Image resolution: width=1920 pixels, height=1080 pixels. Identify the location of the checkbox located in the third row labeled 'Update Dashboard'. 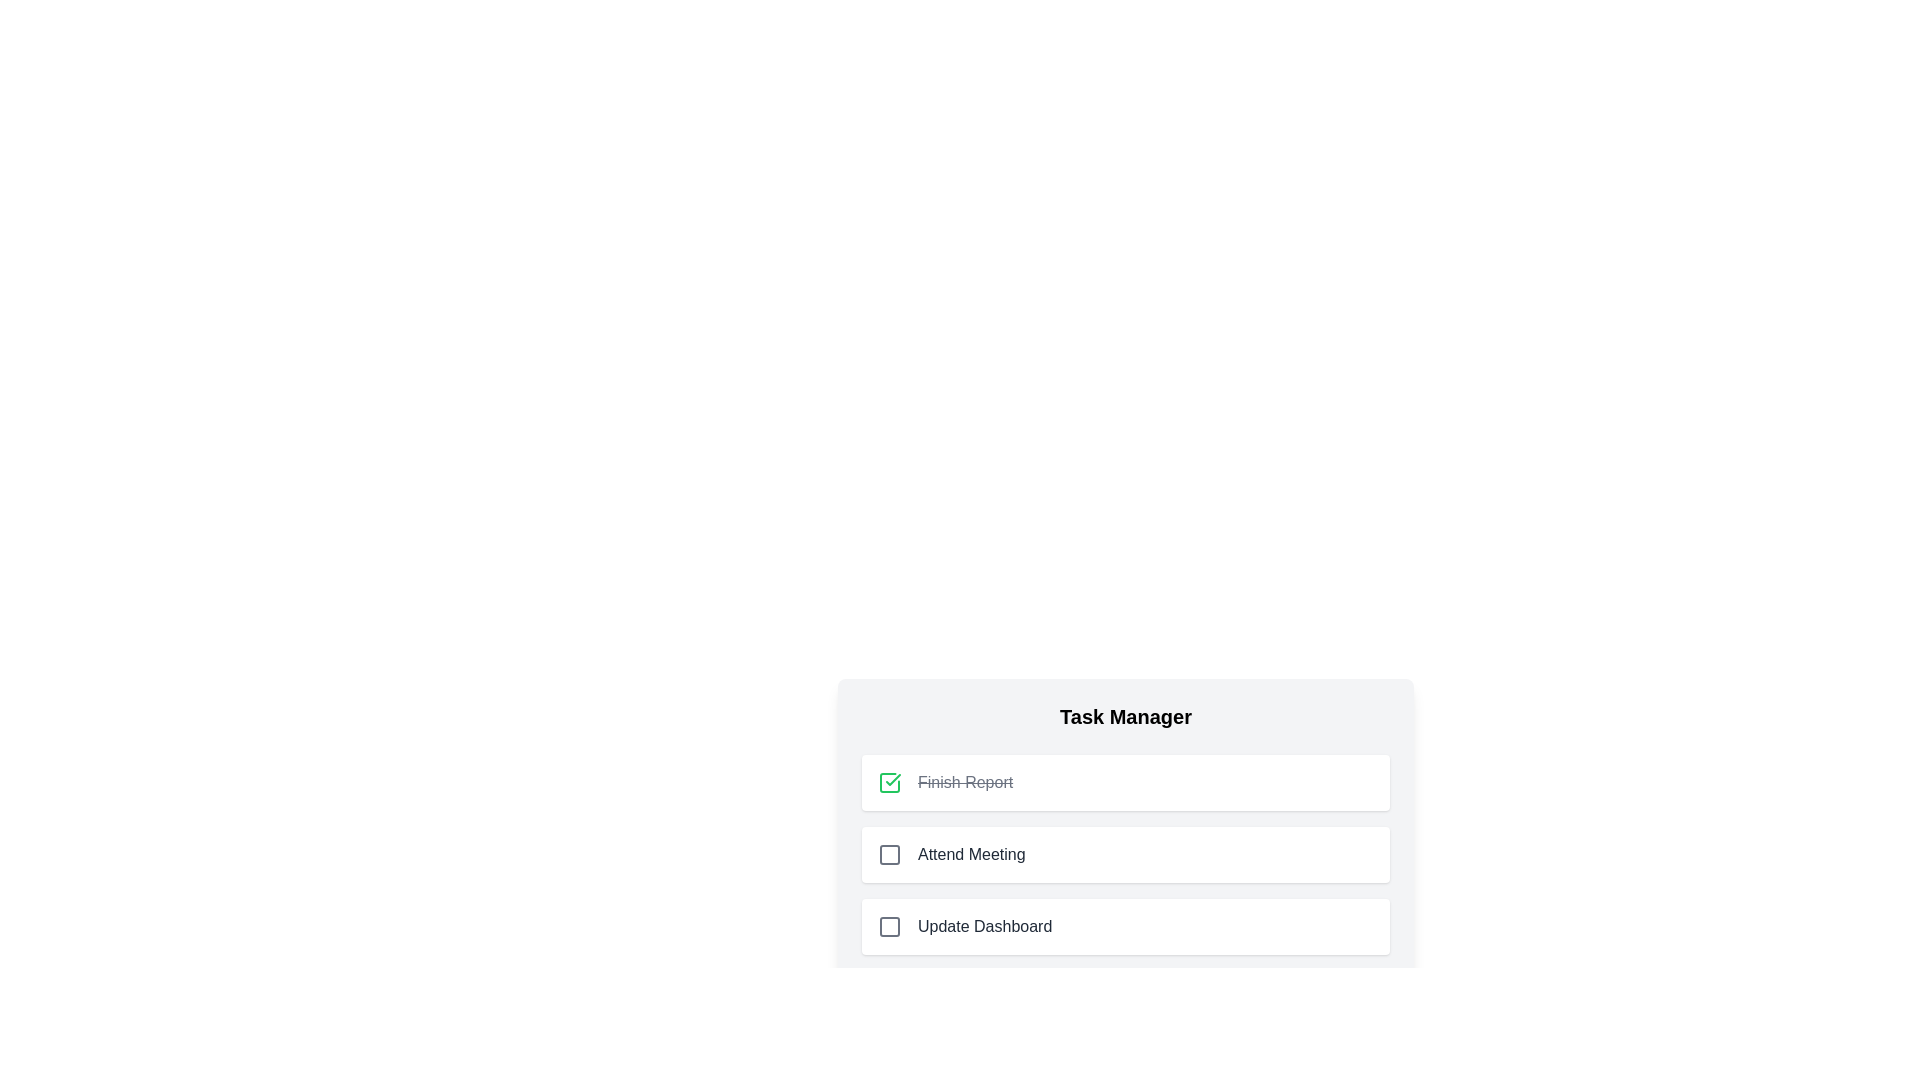
(888, 926).